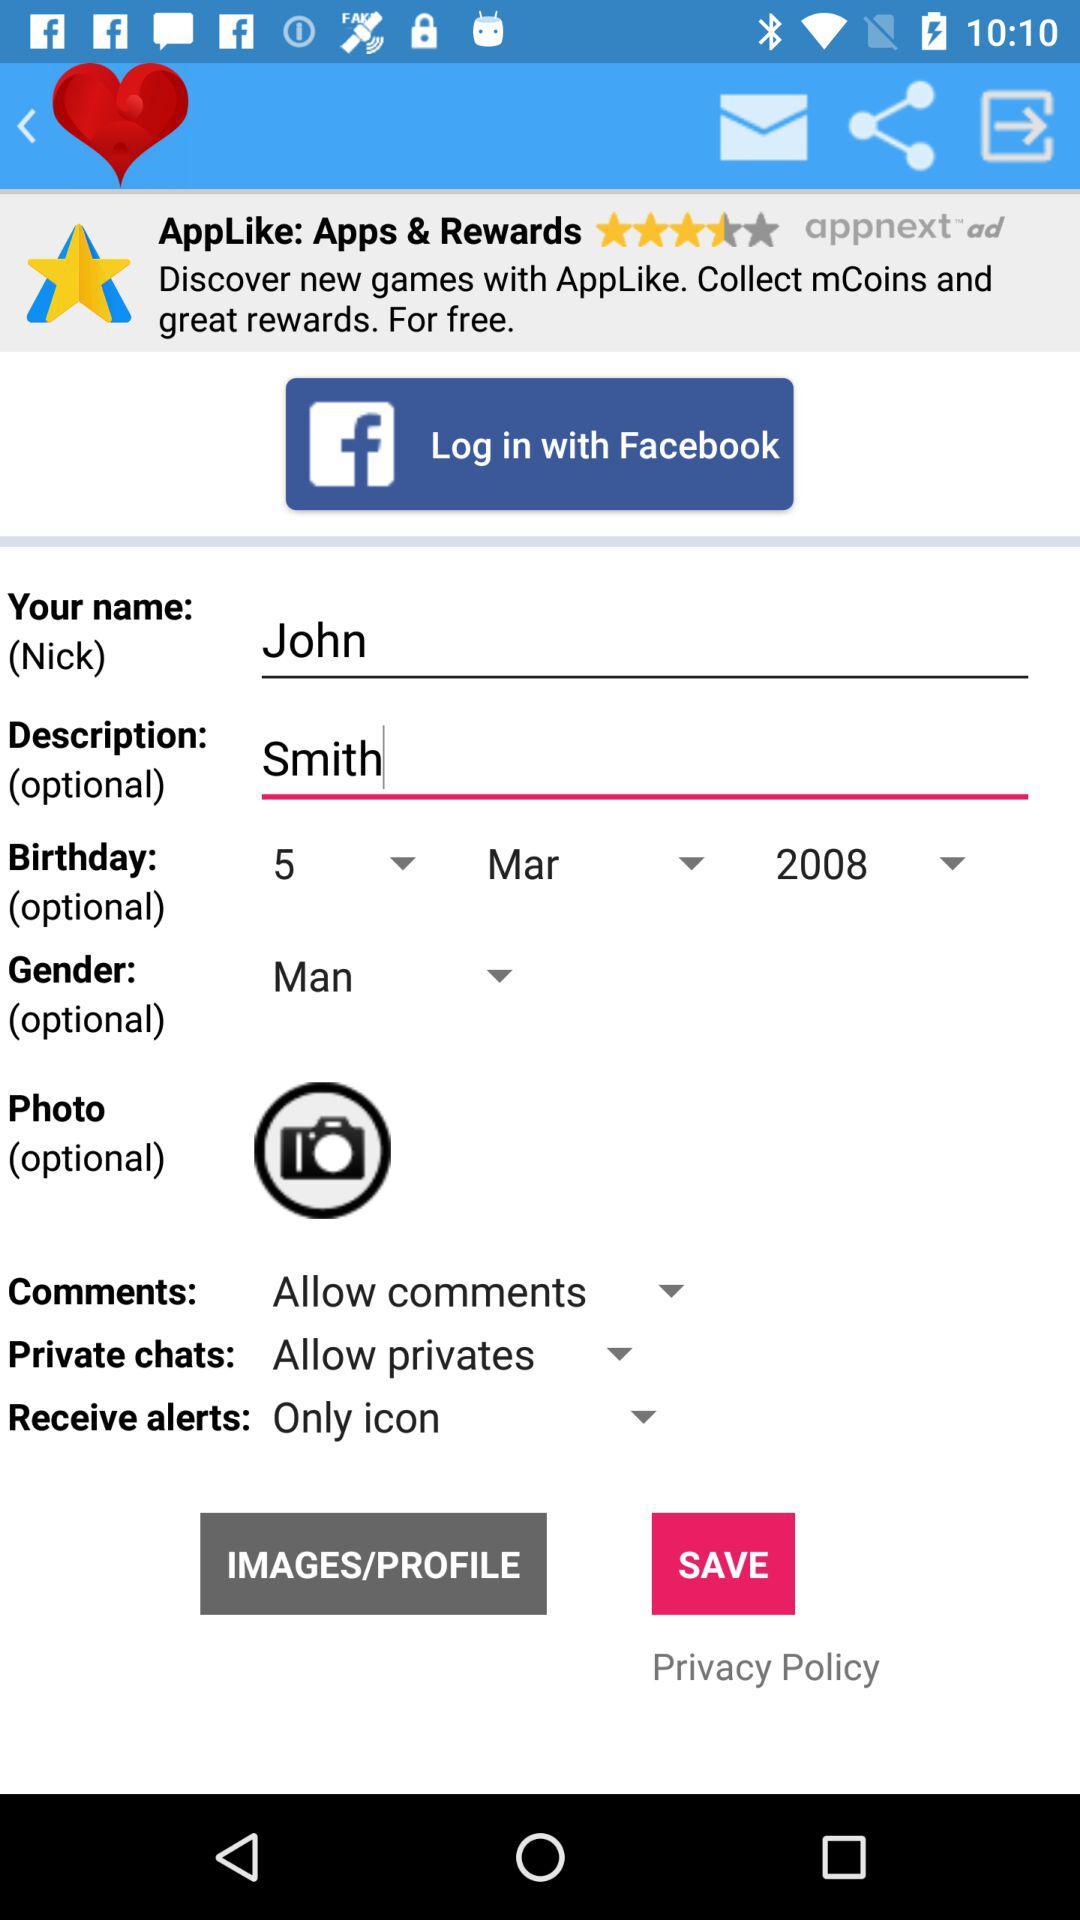  Describe the element at coordinates (321, 1150) in the screenshot. I see `upload a photo` at that location.